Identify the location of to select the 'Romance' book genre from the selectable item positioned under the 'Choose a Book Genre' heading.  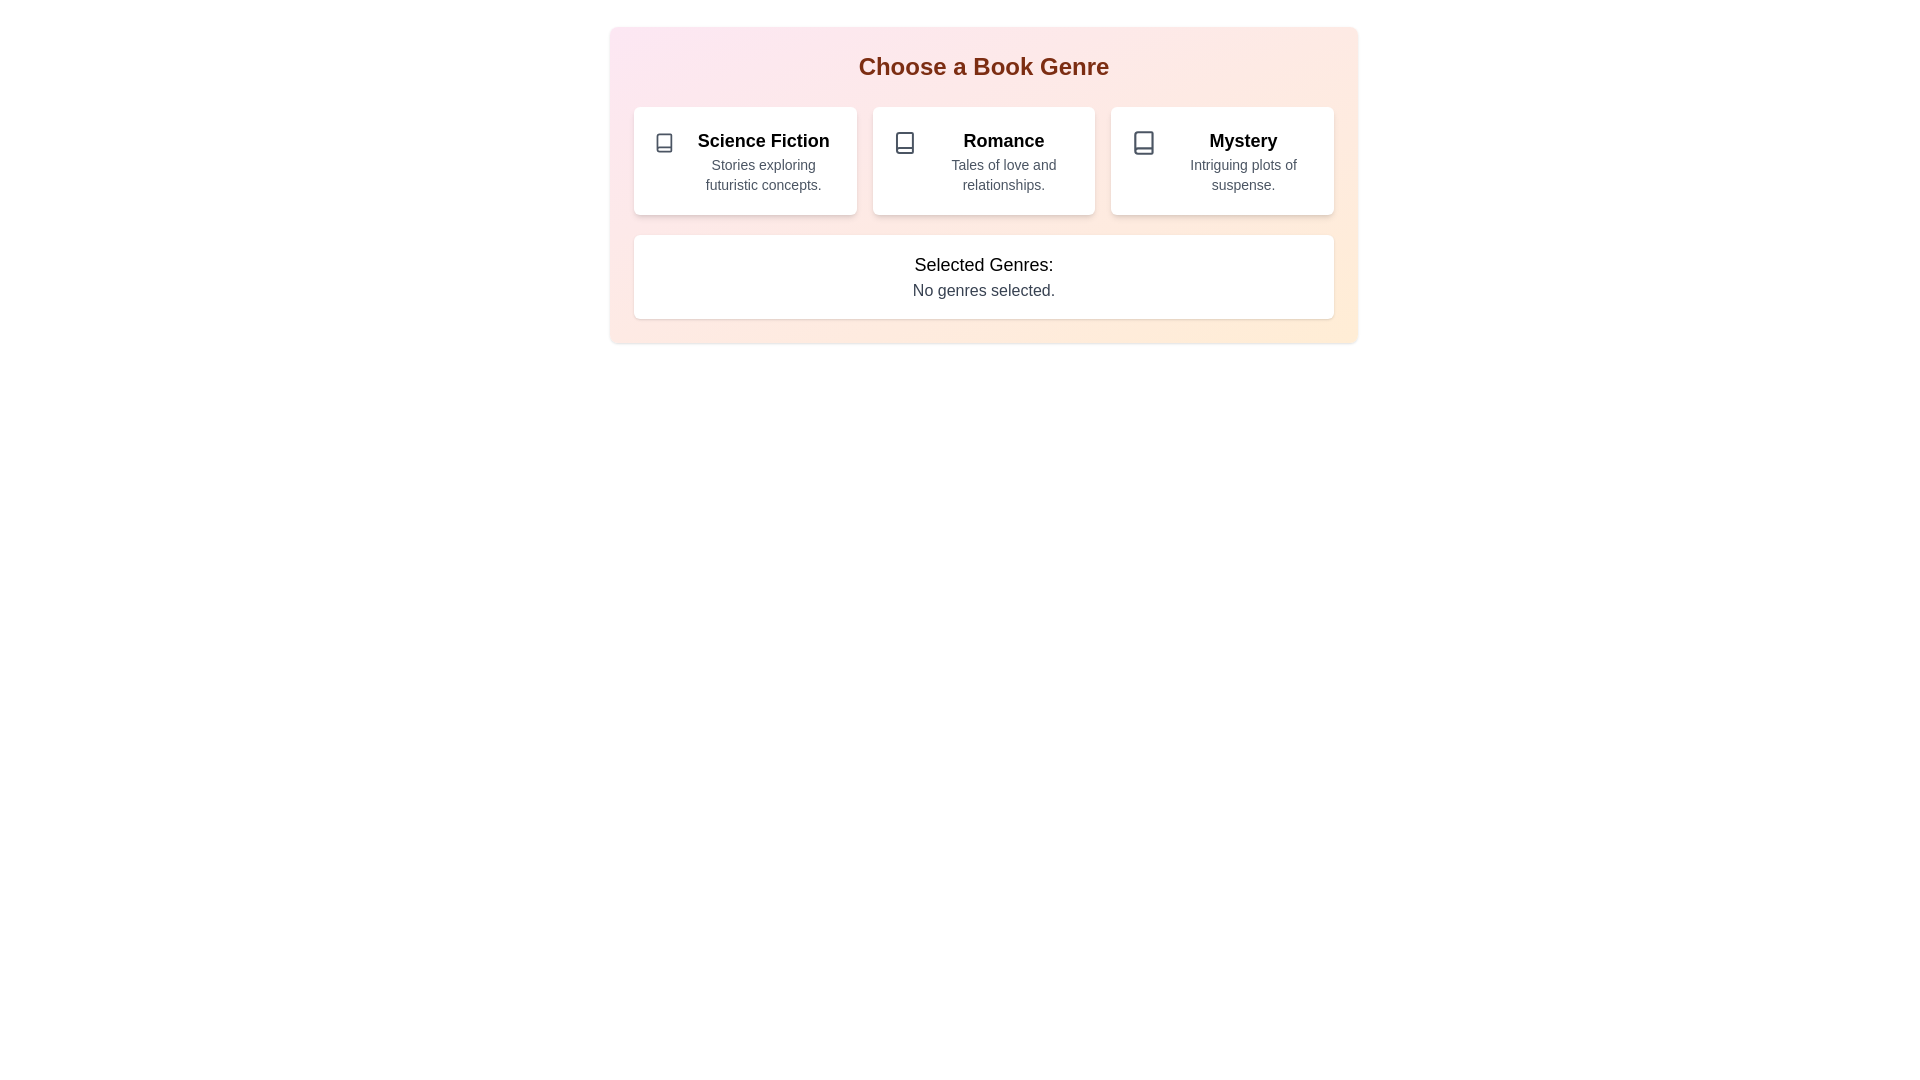
(1003, 160).